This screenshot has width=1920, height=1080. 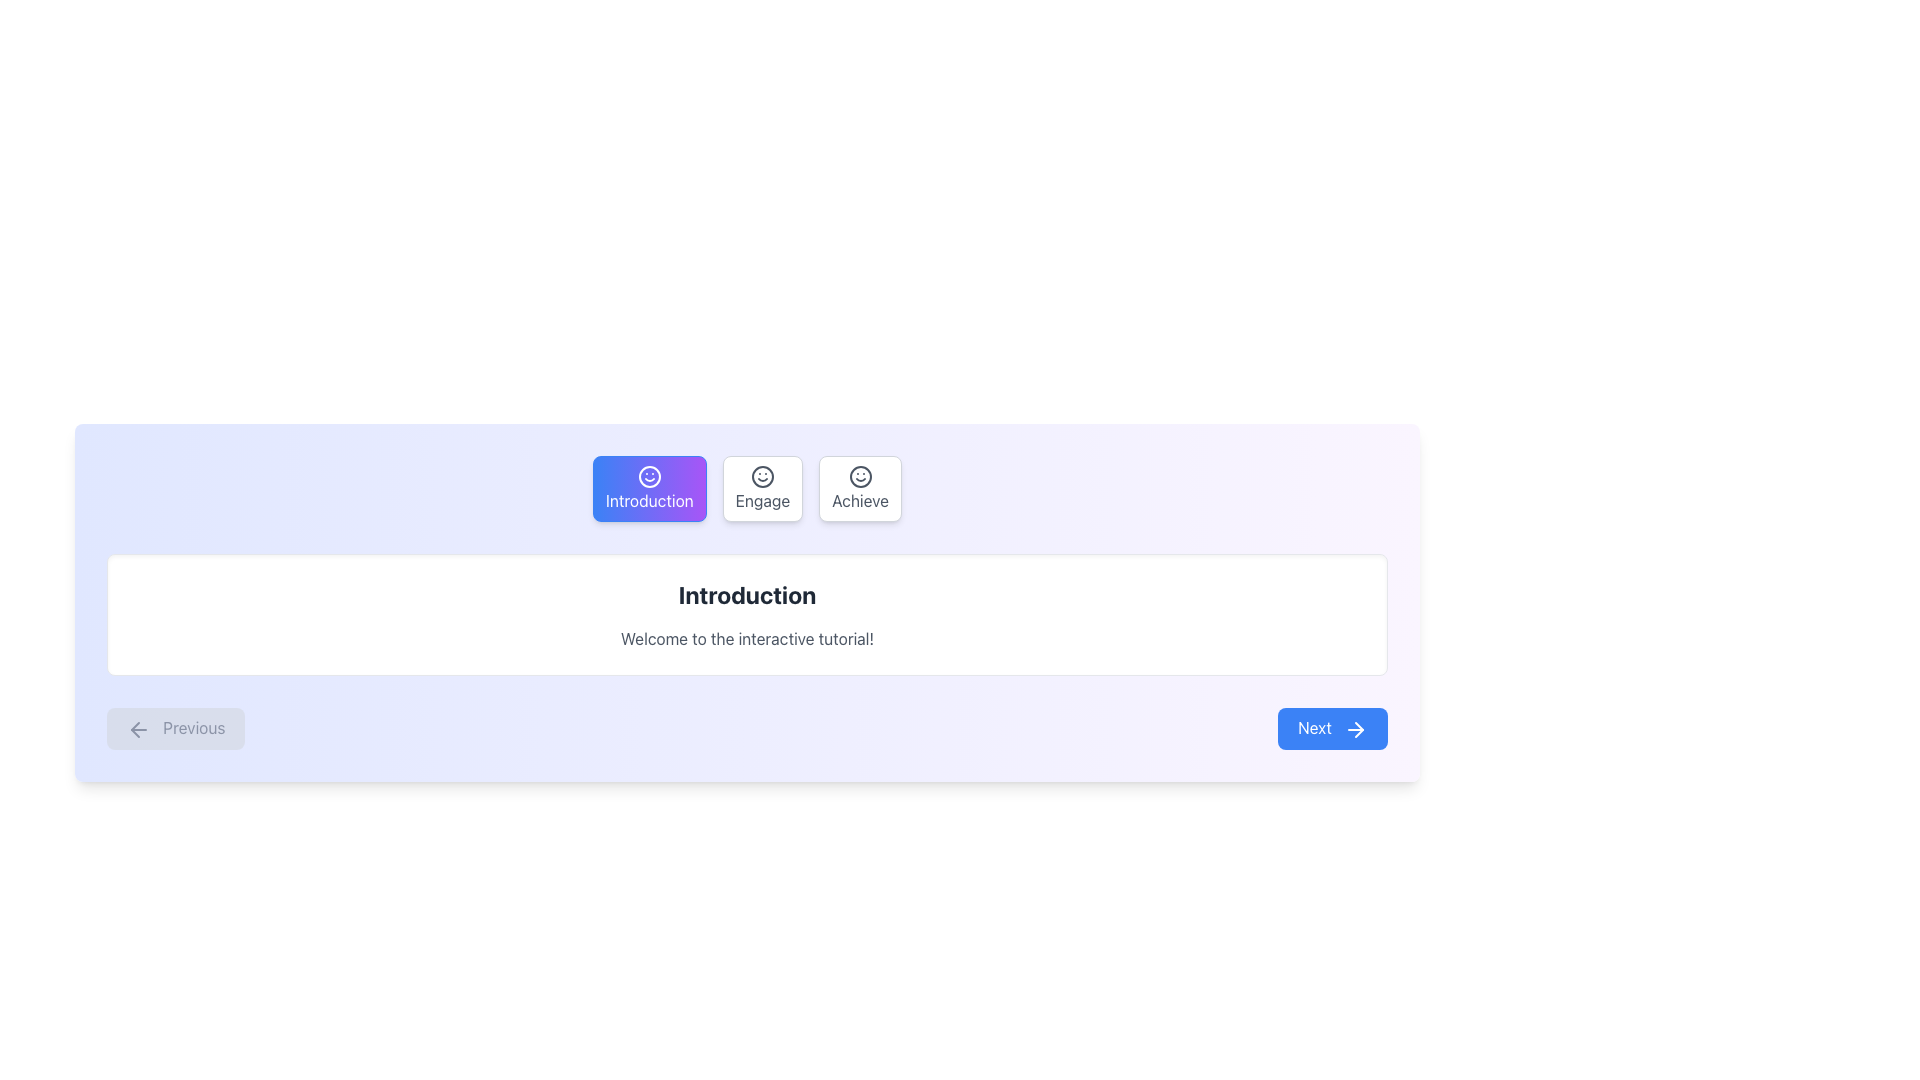 I want to click on the group of buttons labeled 'Introduction,' 'Engage,' and 'Achieve,' which are centrally aligned at the top of the interface, so click(x=746, y=489).